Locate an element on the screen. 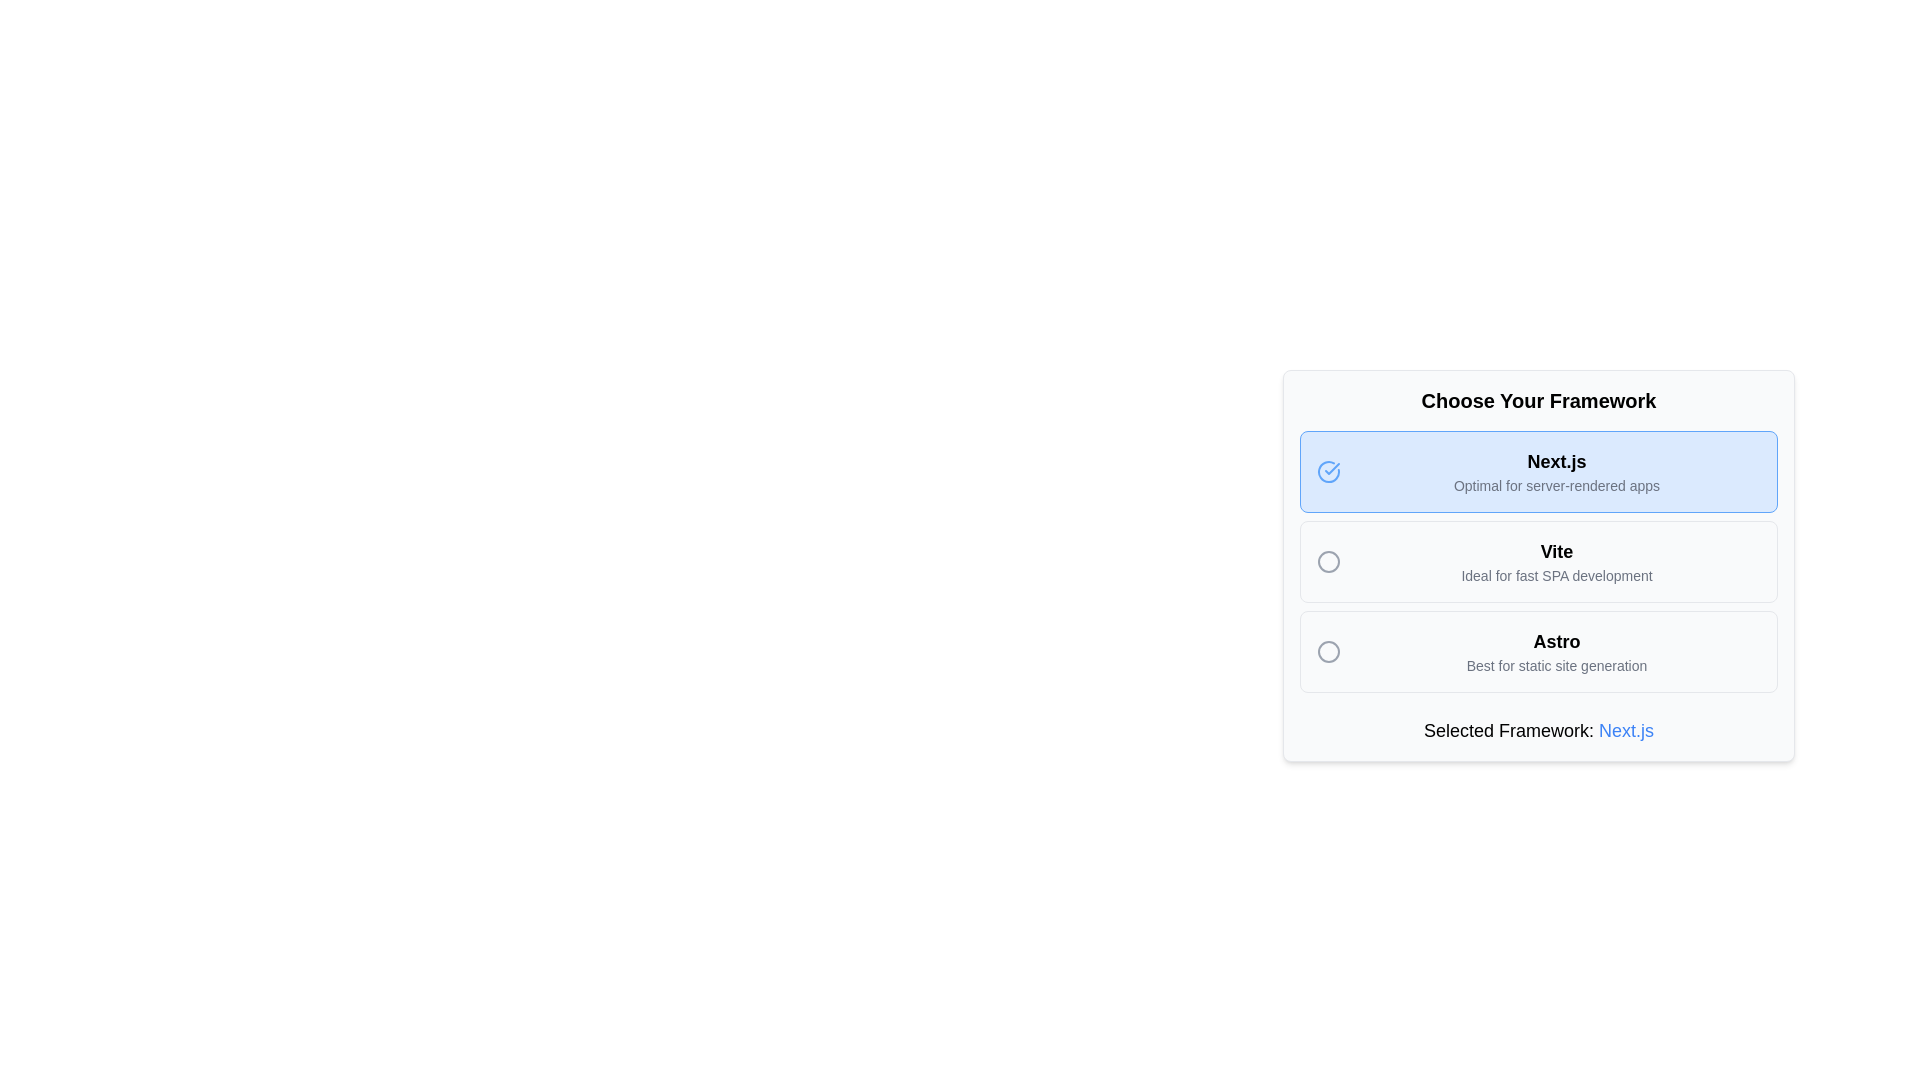 The image size is (1920, 1080). static text description located beneath the 'Vite' option in the list of frameworks, which provides key features and selling points of the 'Vite' framework is located at coordinates (1555, 575).